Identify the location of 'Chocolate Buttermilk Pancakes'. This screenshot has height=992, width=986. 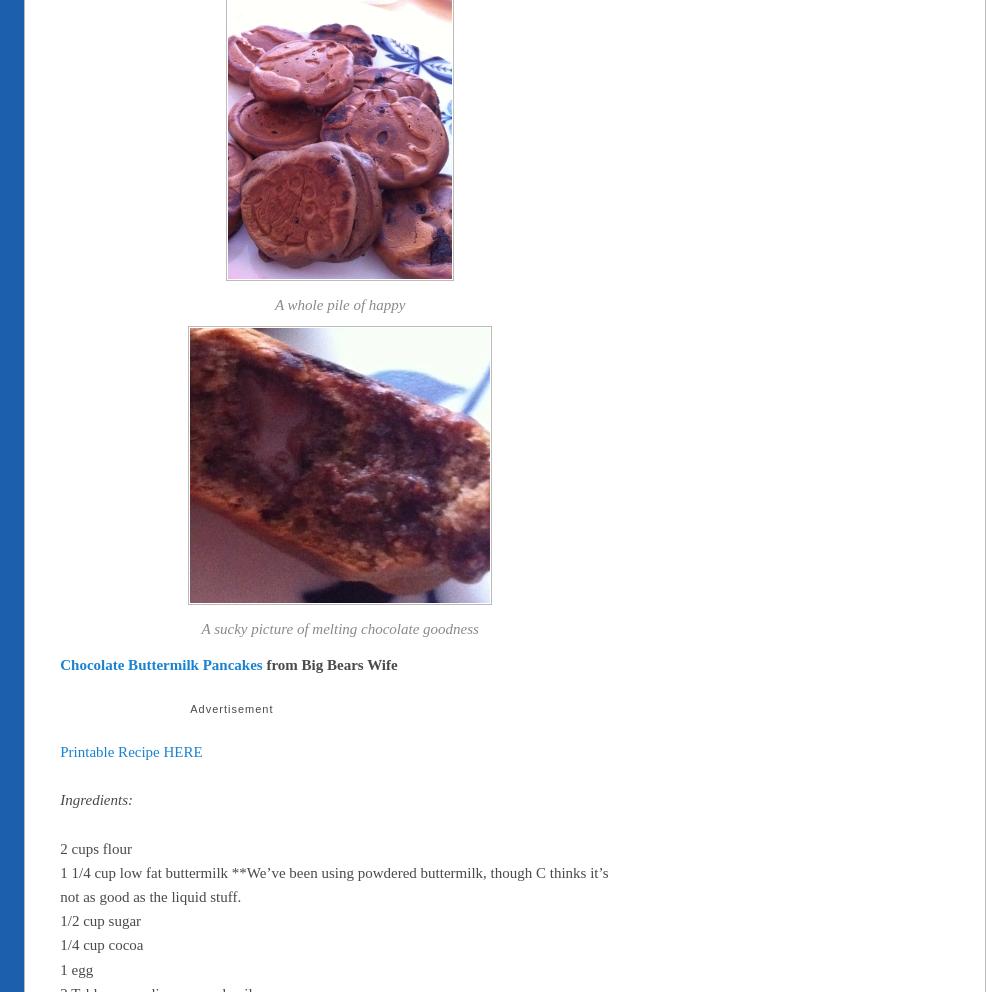
(161, 664).